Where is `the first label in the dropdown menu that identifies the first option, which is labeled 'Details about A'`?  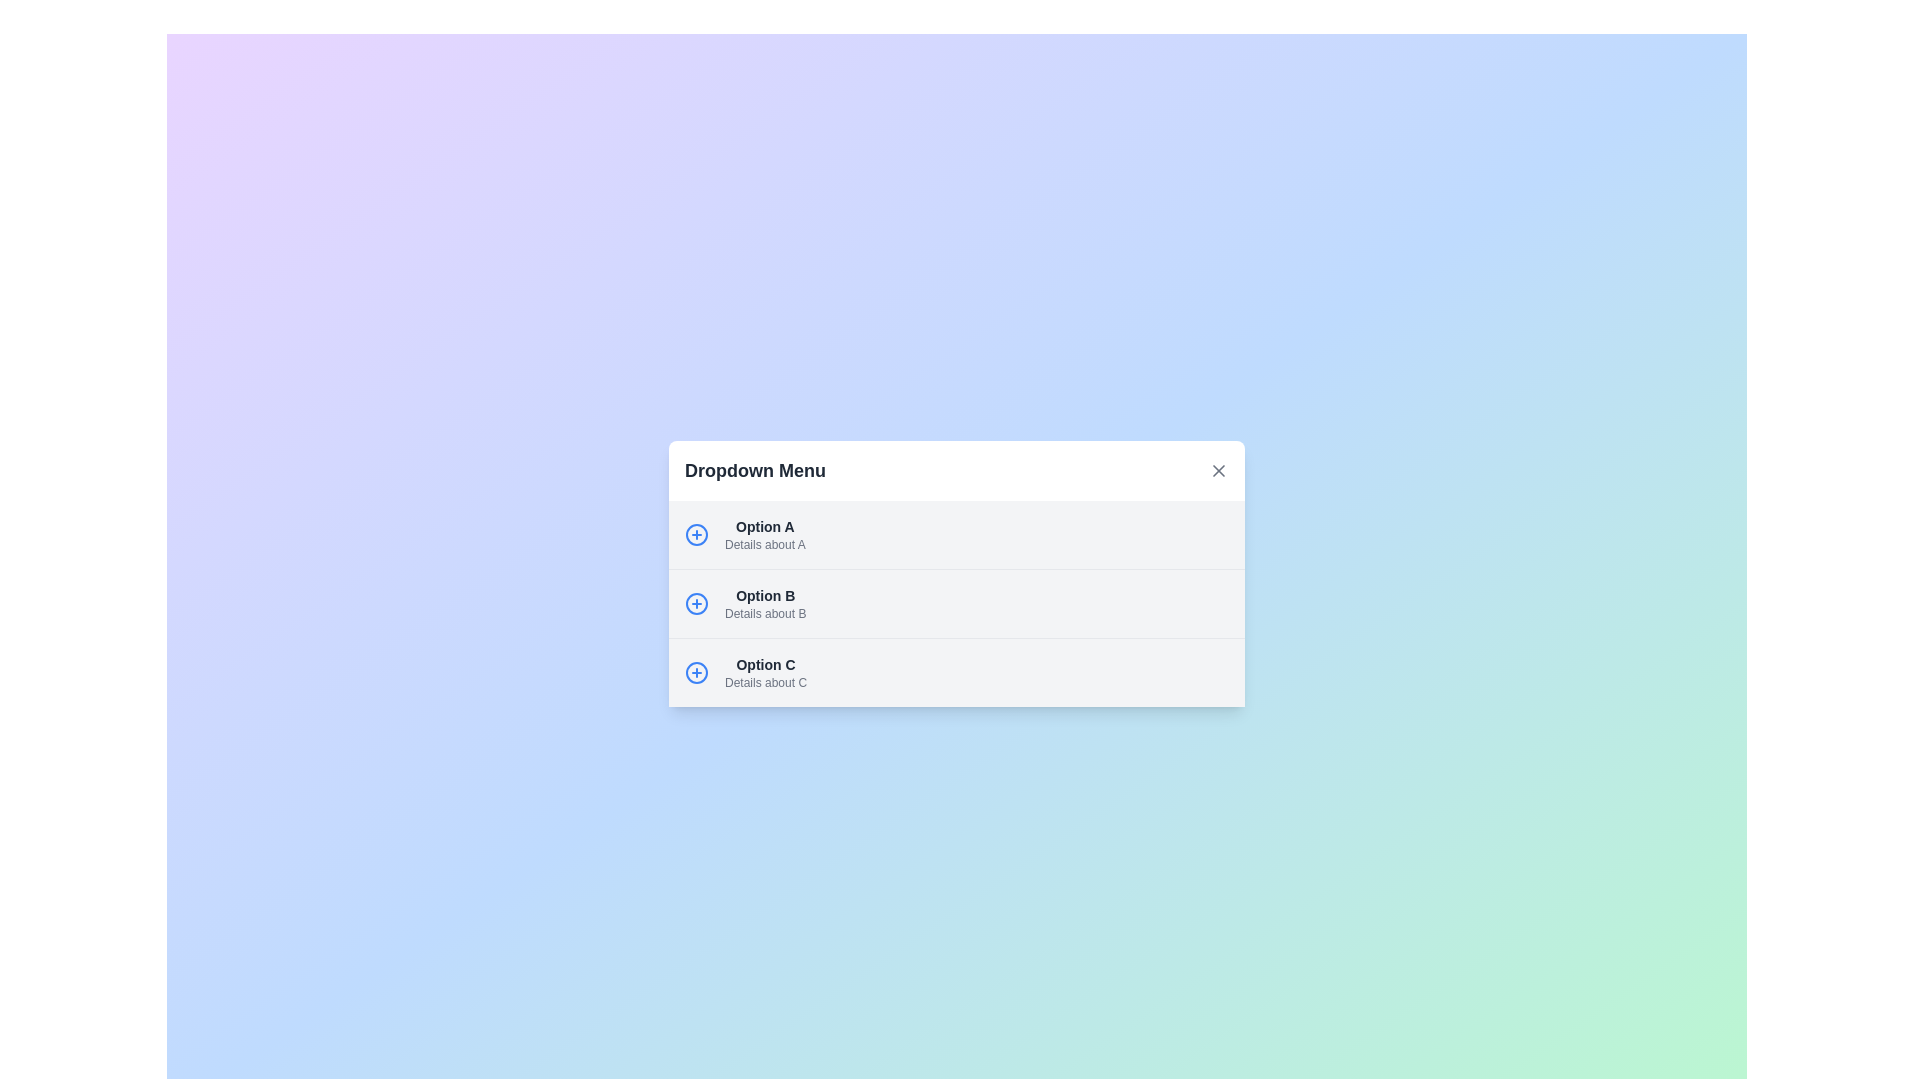
the first label in the dropdown menu that identifies the first option, which is labeled 'Details about A' is located at coordinates (764, 526).